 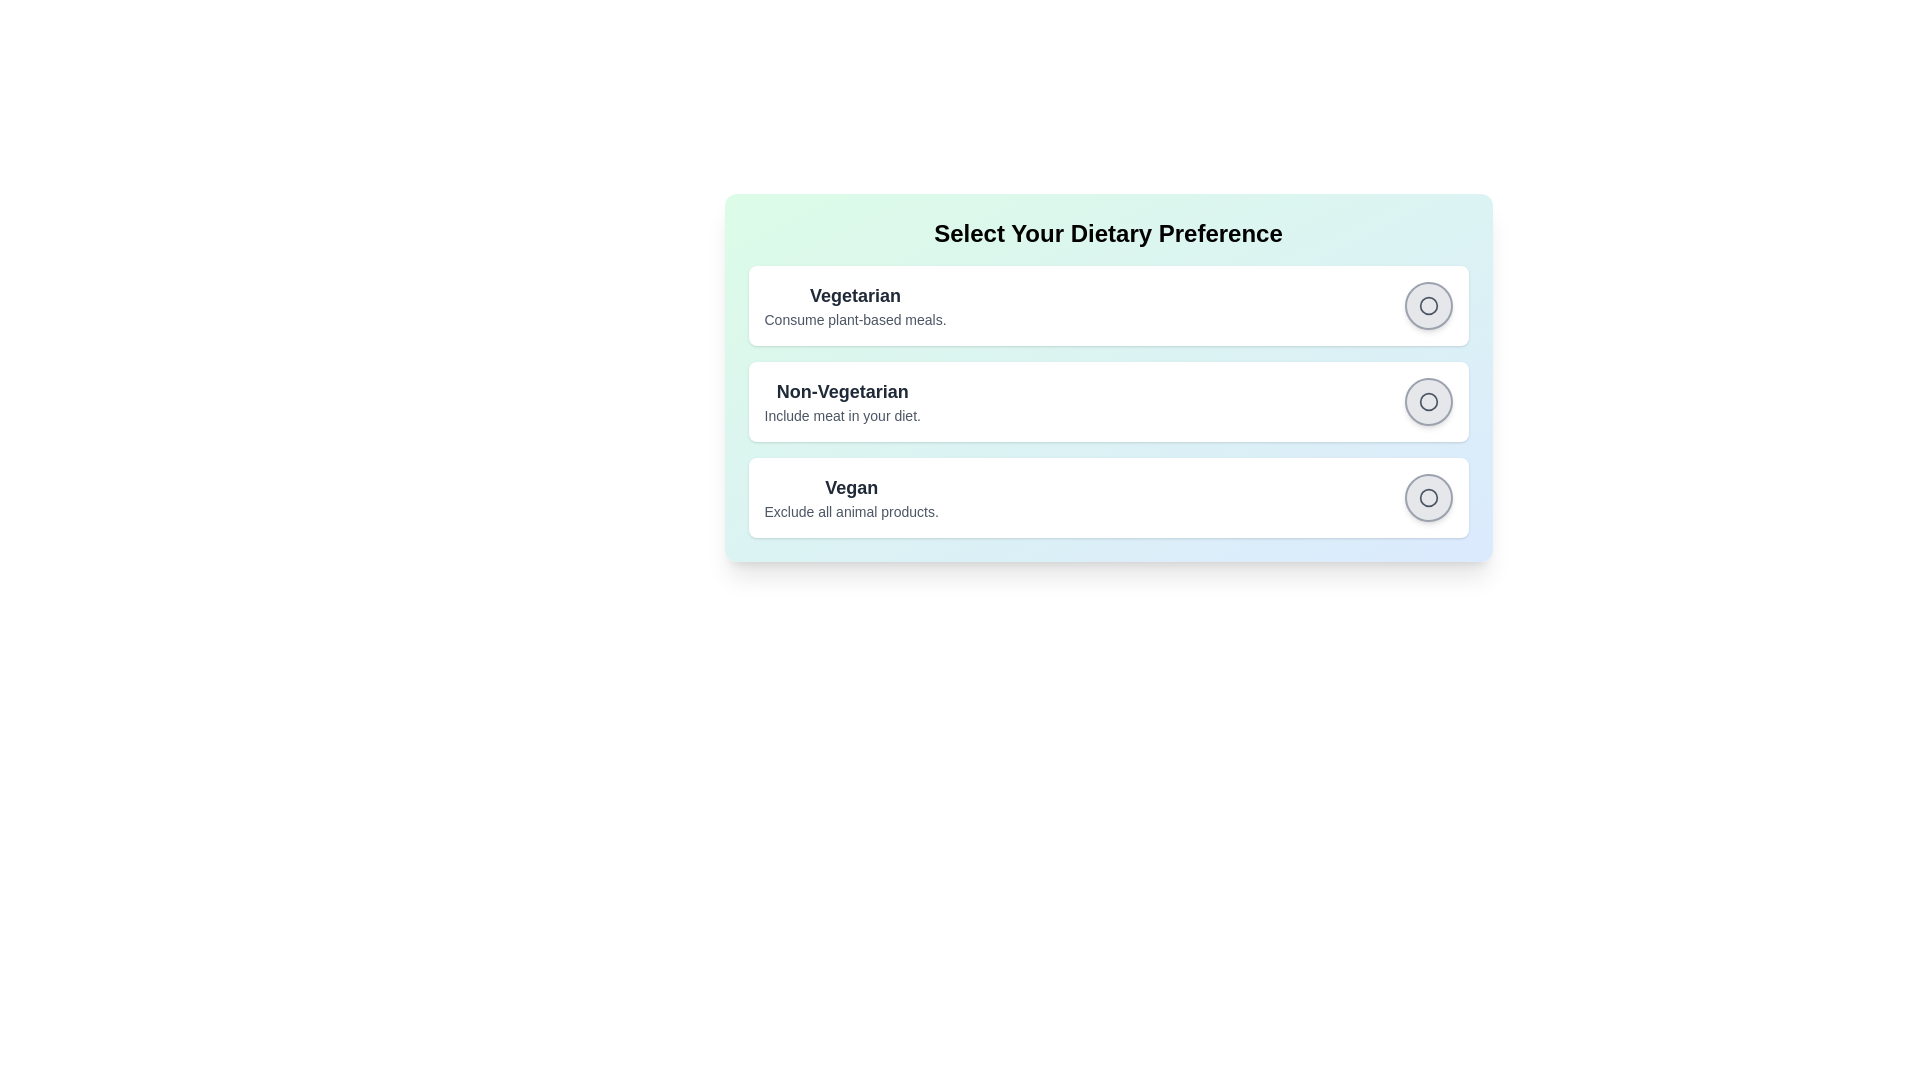 What do you see at coordinates (1107, 378) in the screenshot?
I see `the circular button` at bounding box center [1107, 378].